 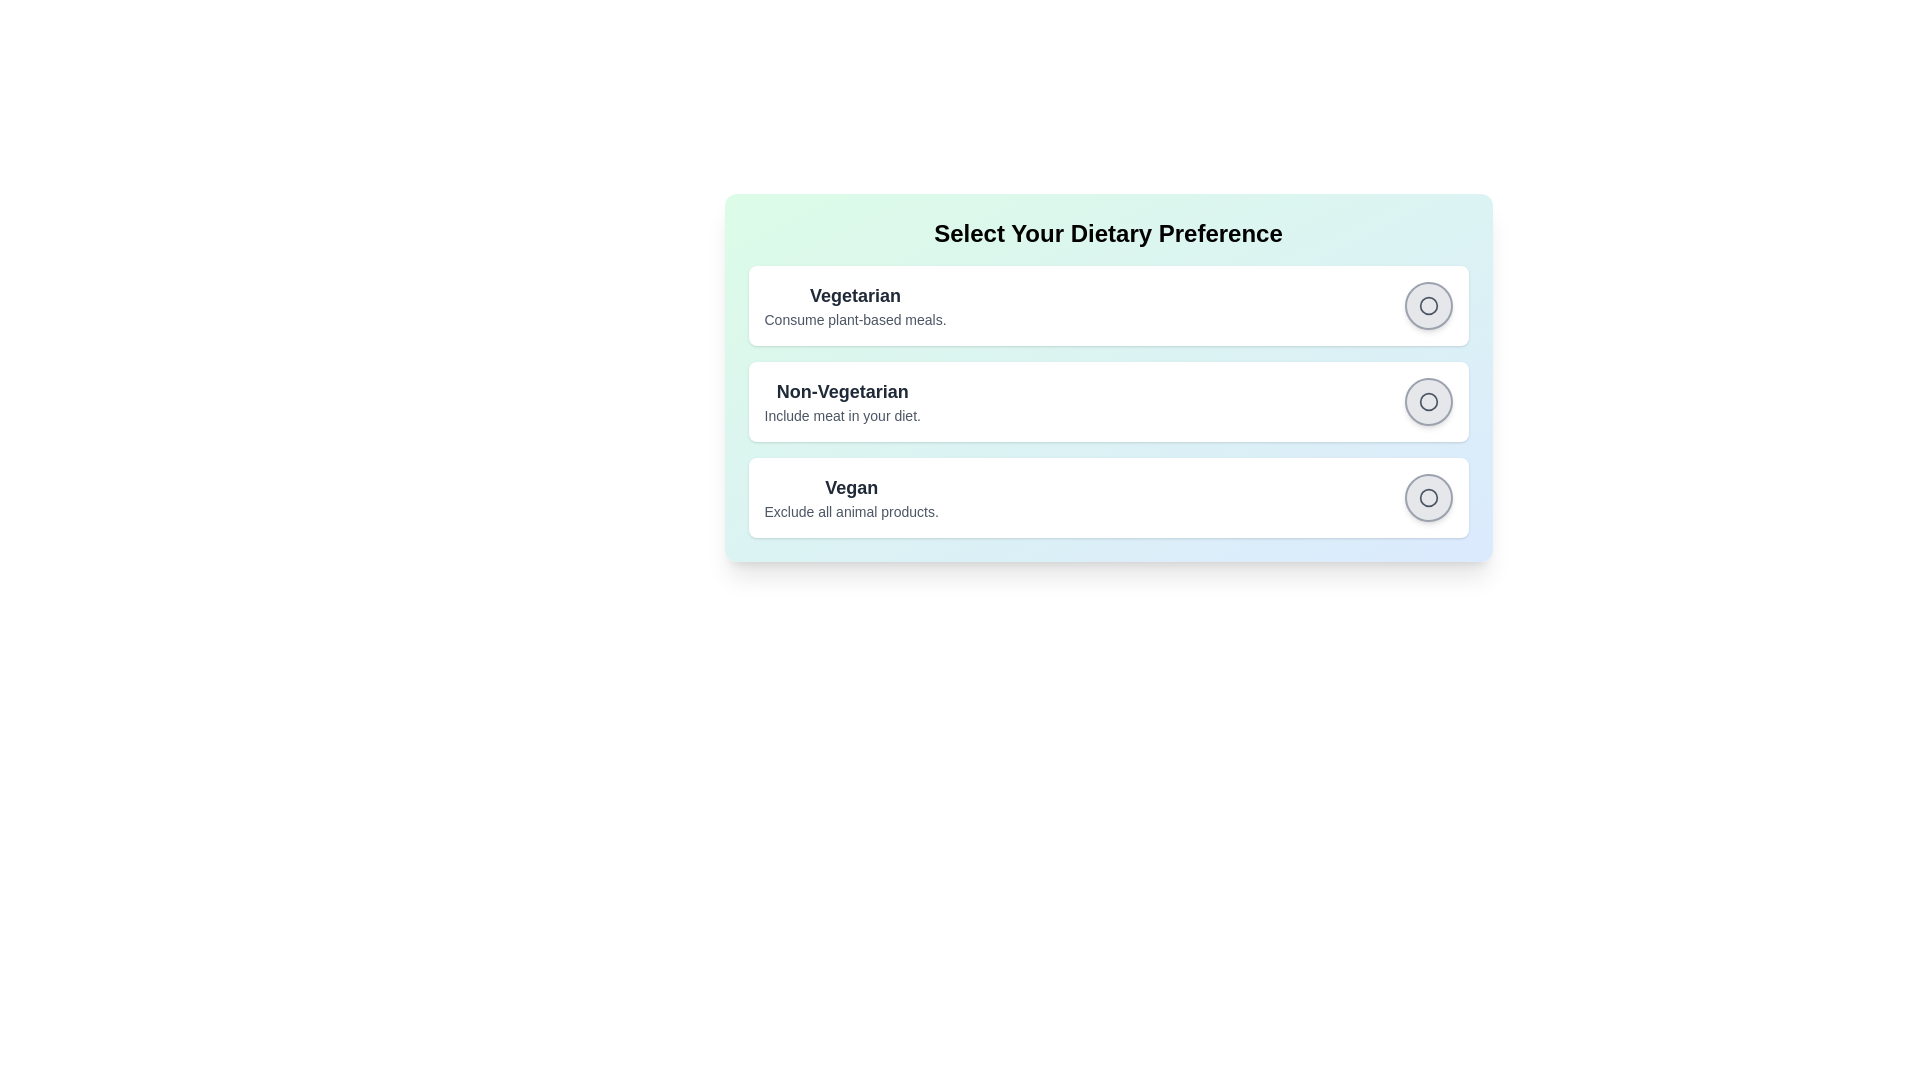 What do you see at coordinates (1107, 378) in the screenshot?
I see `the circular button` at bounding box center [1107, 378].